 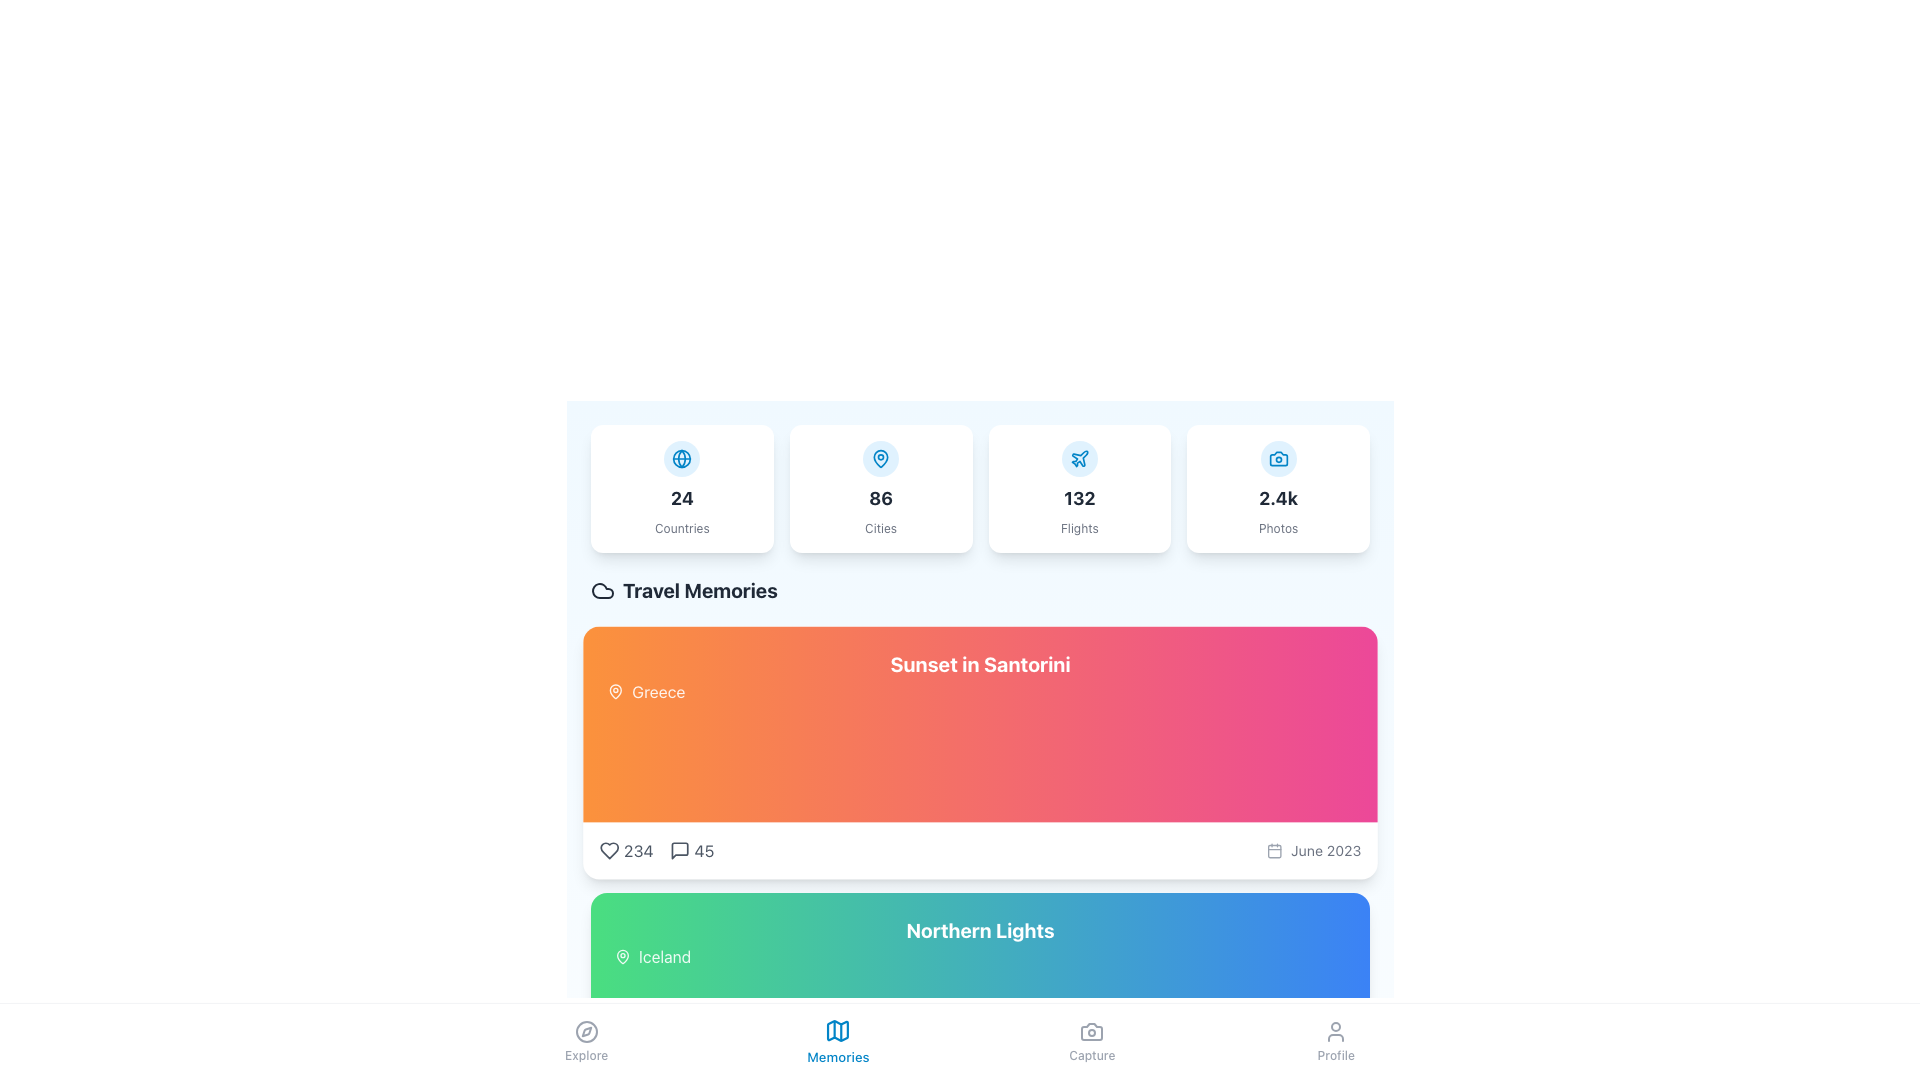 I want to click on the text label 'Greece' located in the upper-left corner of the 'Travel Memories' section, so click(x=658, y=690).